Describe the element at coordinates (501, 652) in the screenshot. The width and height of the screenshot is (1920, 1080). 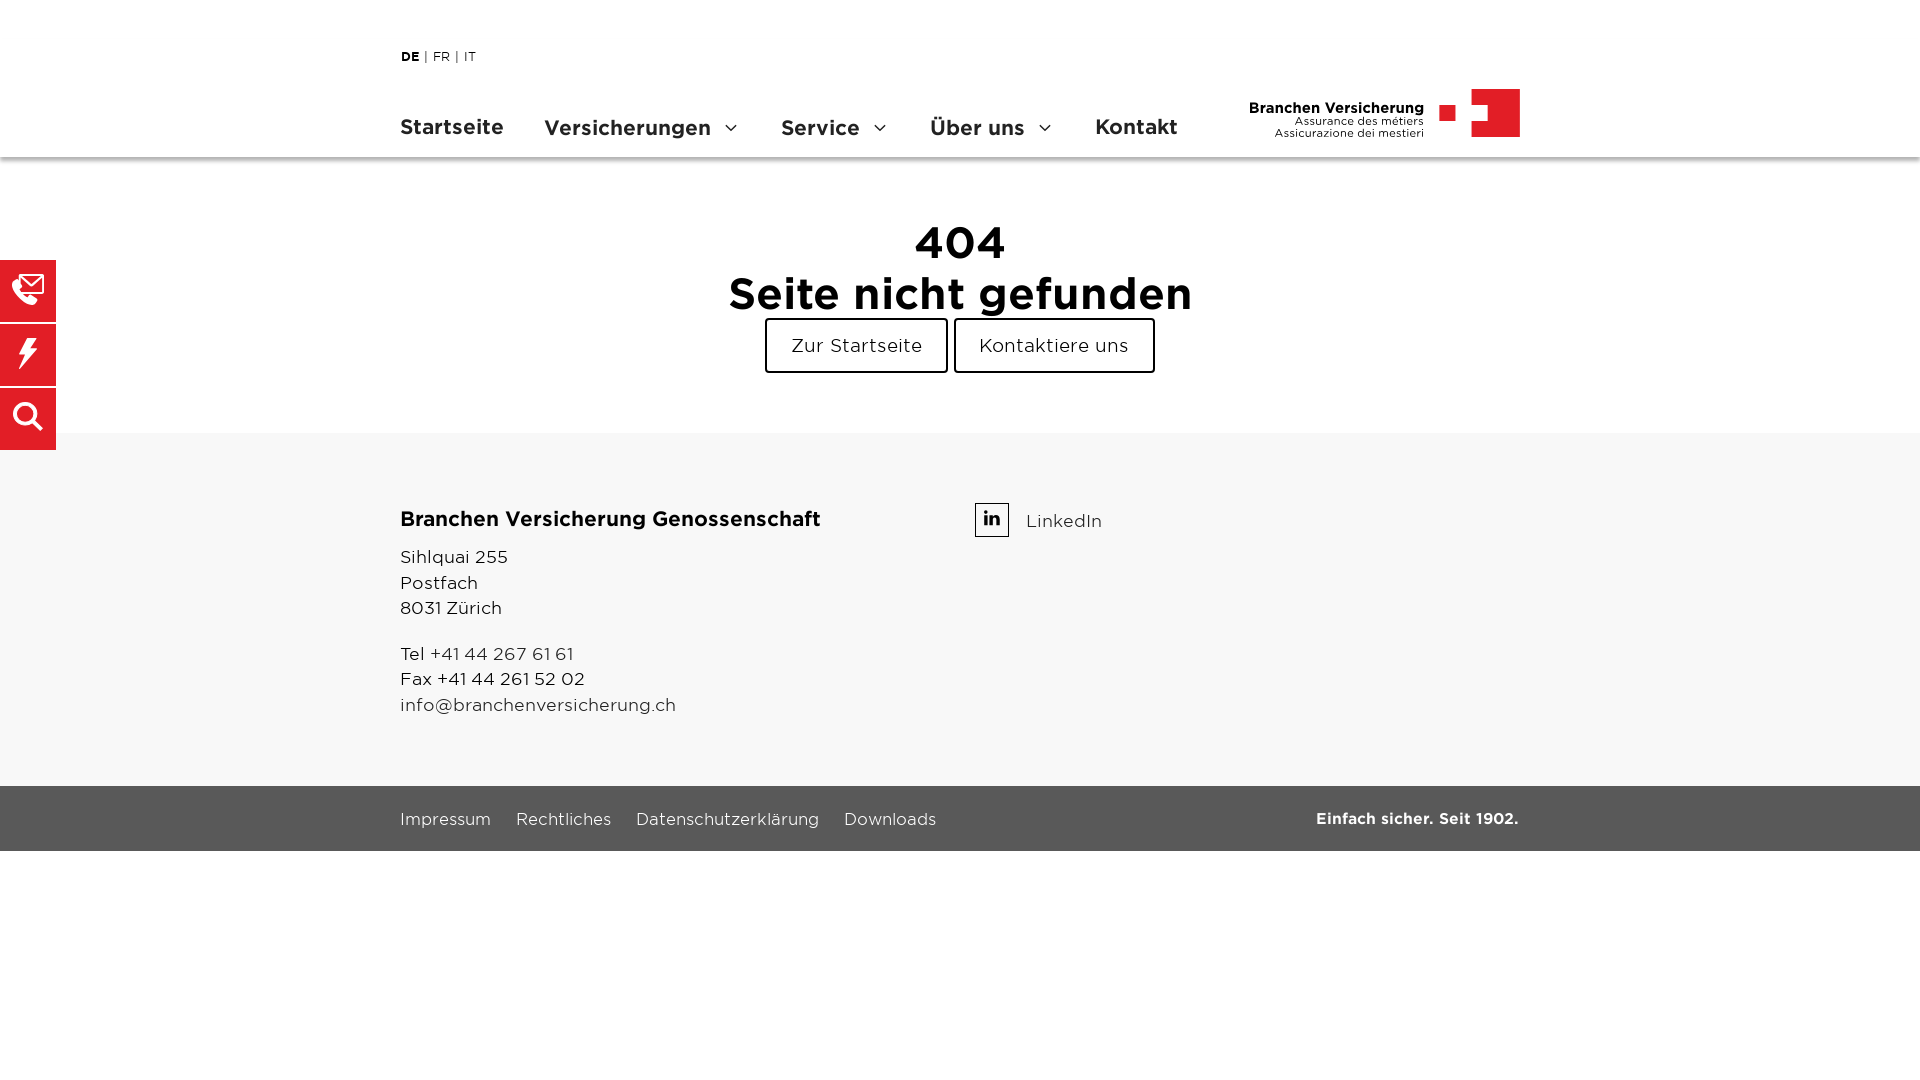
I see `'+41 44 267 61 61'` at that location.